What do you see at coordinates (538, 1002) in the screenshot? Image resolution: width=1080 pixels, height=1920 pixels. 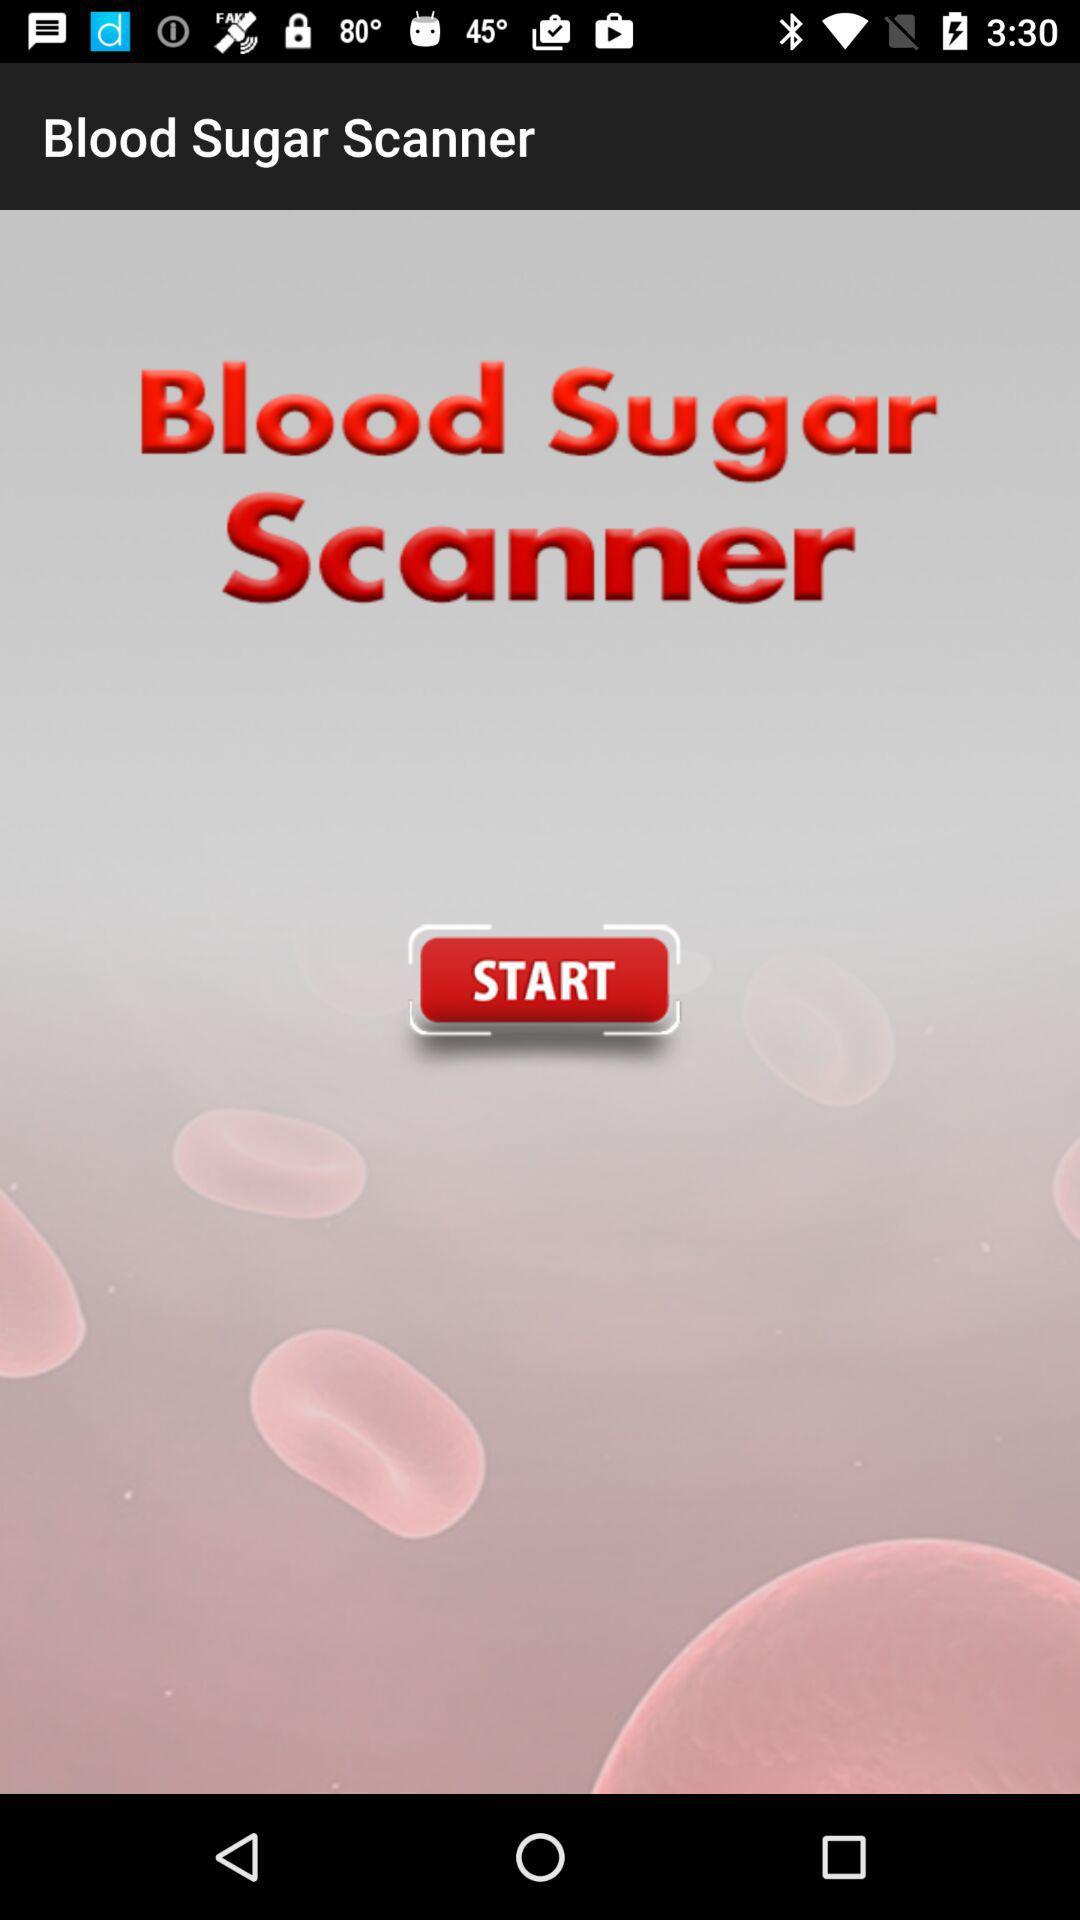 I see `start button page` at bounding box center [538, 1002].